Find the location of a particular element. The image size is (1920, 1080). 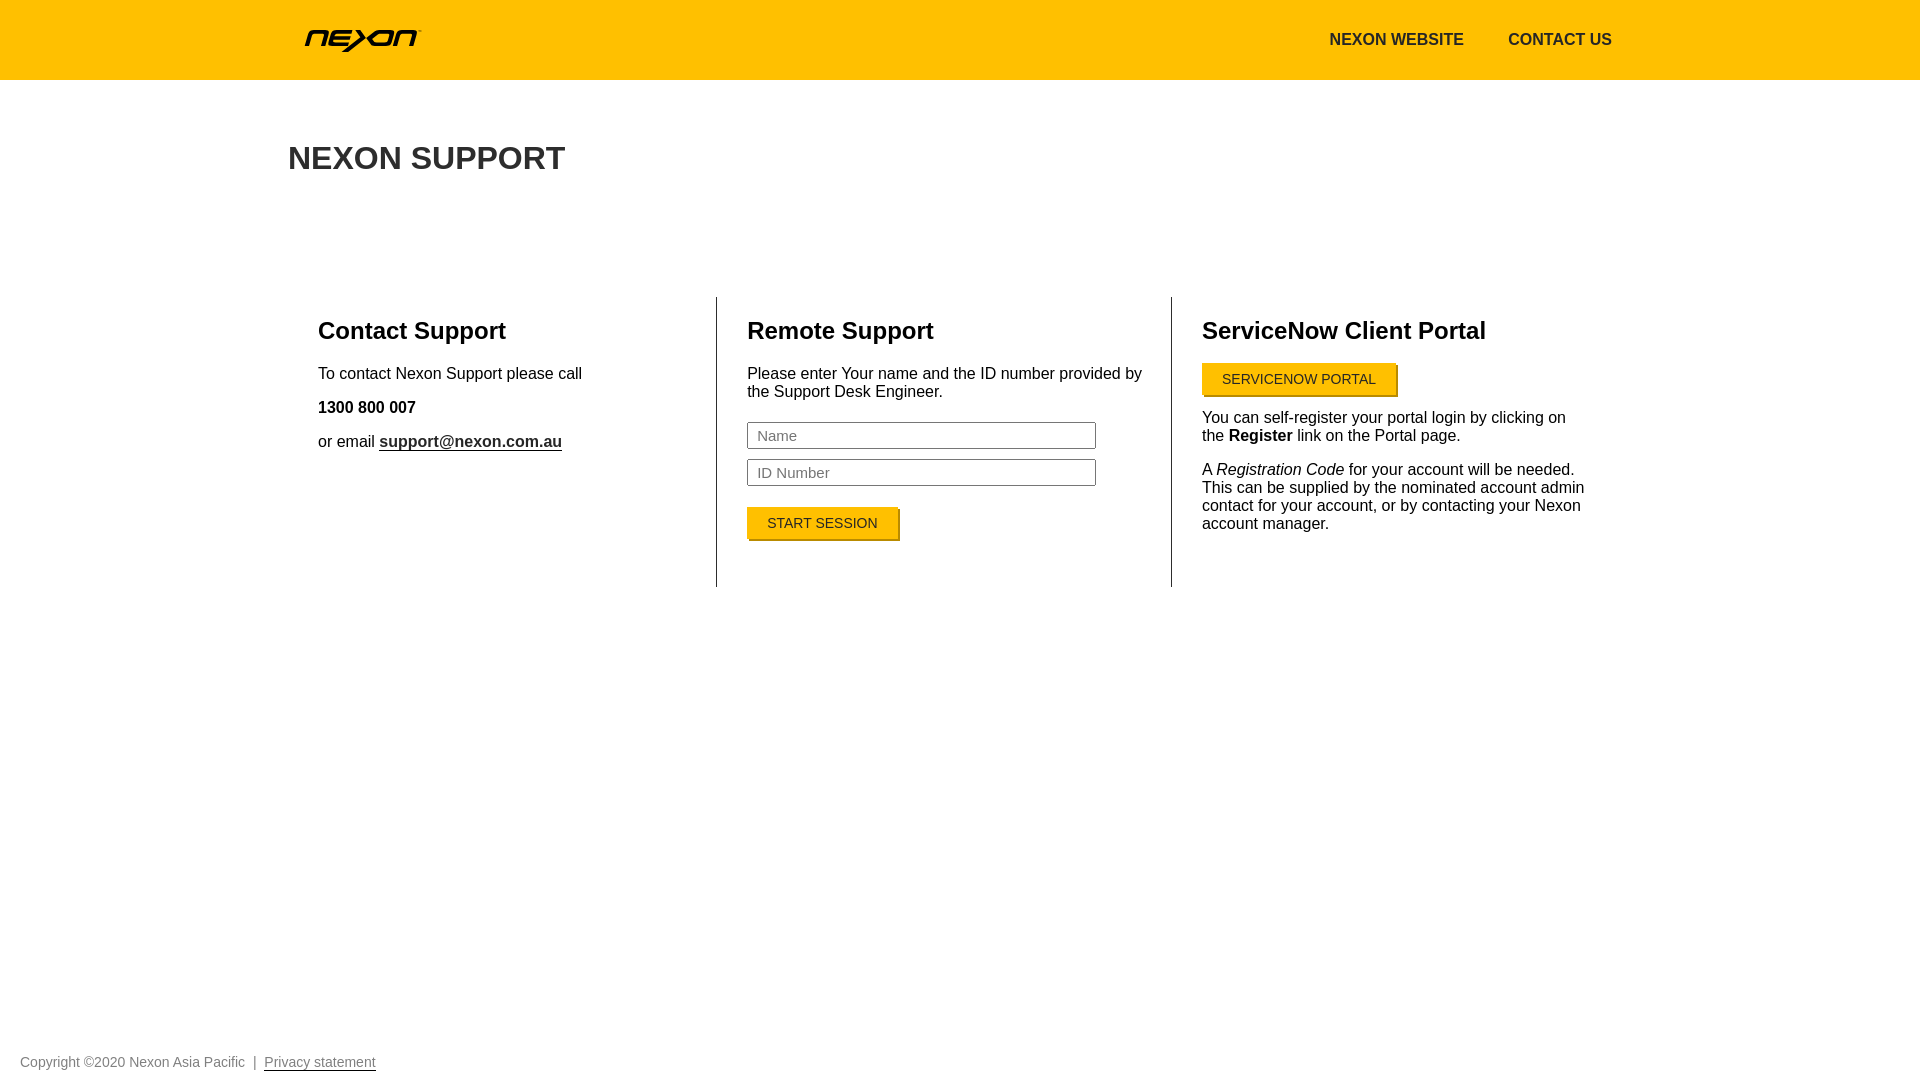

'CONTACT US' is located at coordinates (1559, 39).